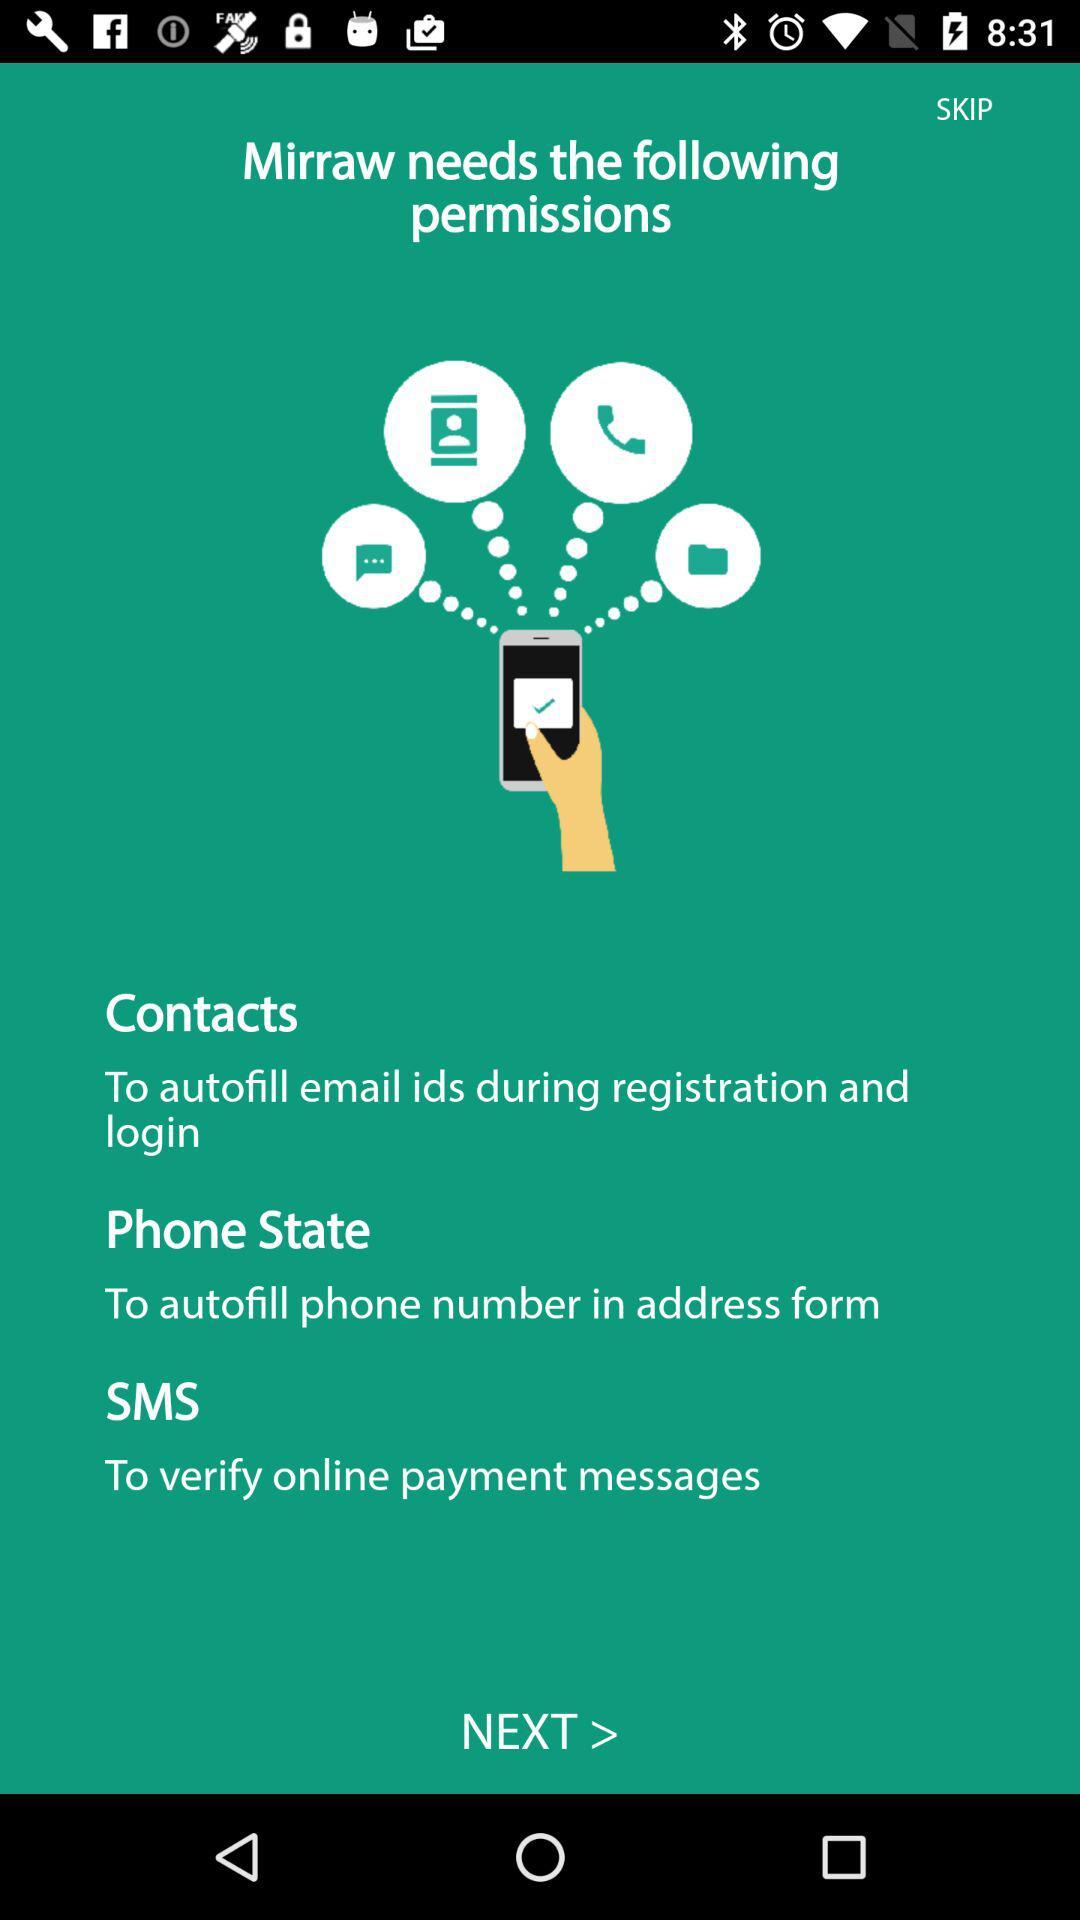 The height and width of the screenshot is (1920, 1080). What do you see at coordinates (540, 1730) in the screenshot?
I see `next > item` at bounding box center [540, 1730].